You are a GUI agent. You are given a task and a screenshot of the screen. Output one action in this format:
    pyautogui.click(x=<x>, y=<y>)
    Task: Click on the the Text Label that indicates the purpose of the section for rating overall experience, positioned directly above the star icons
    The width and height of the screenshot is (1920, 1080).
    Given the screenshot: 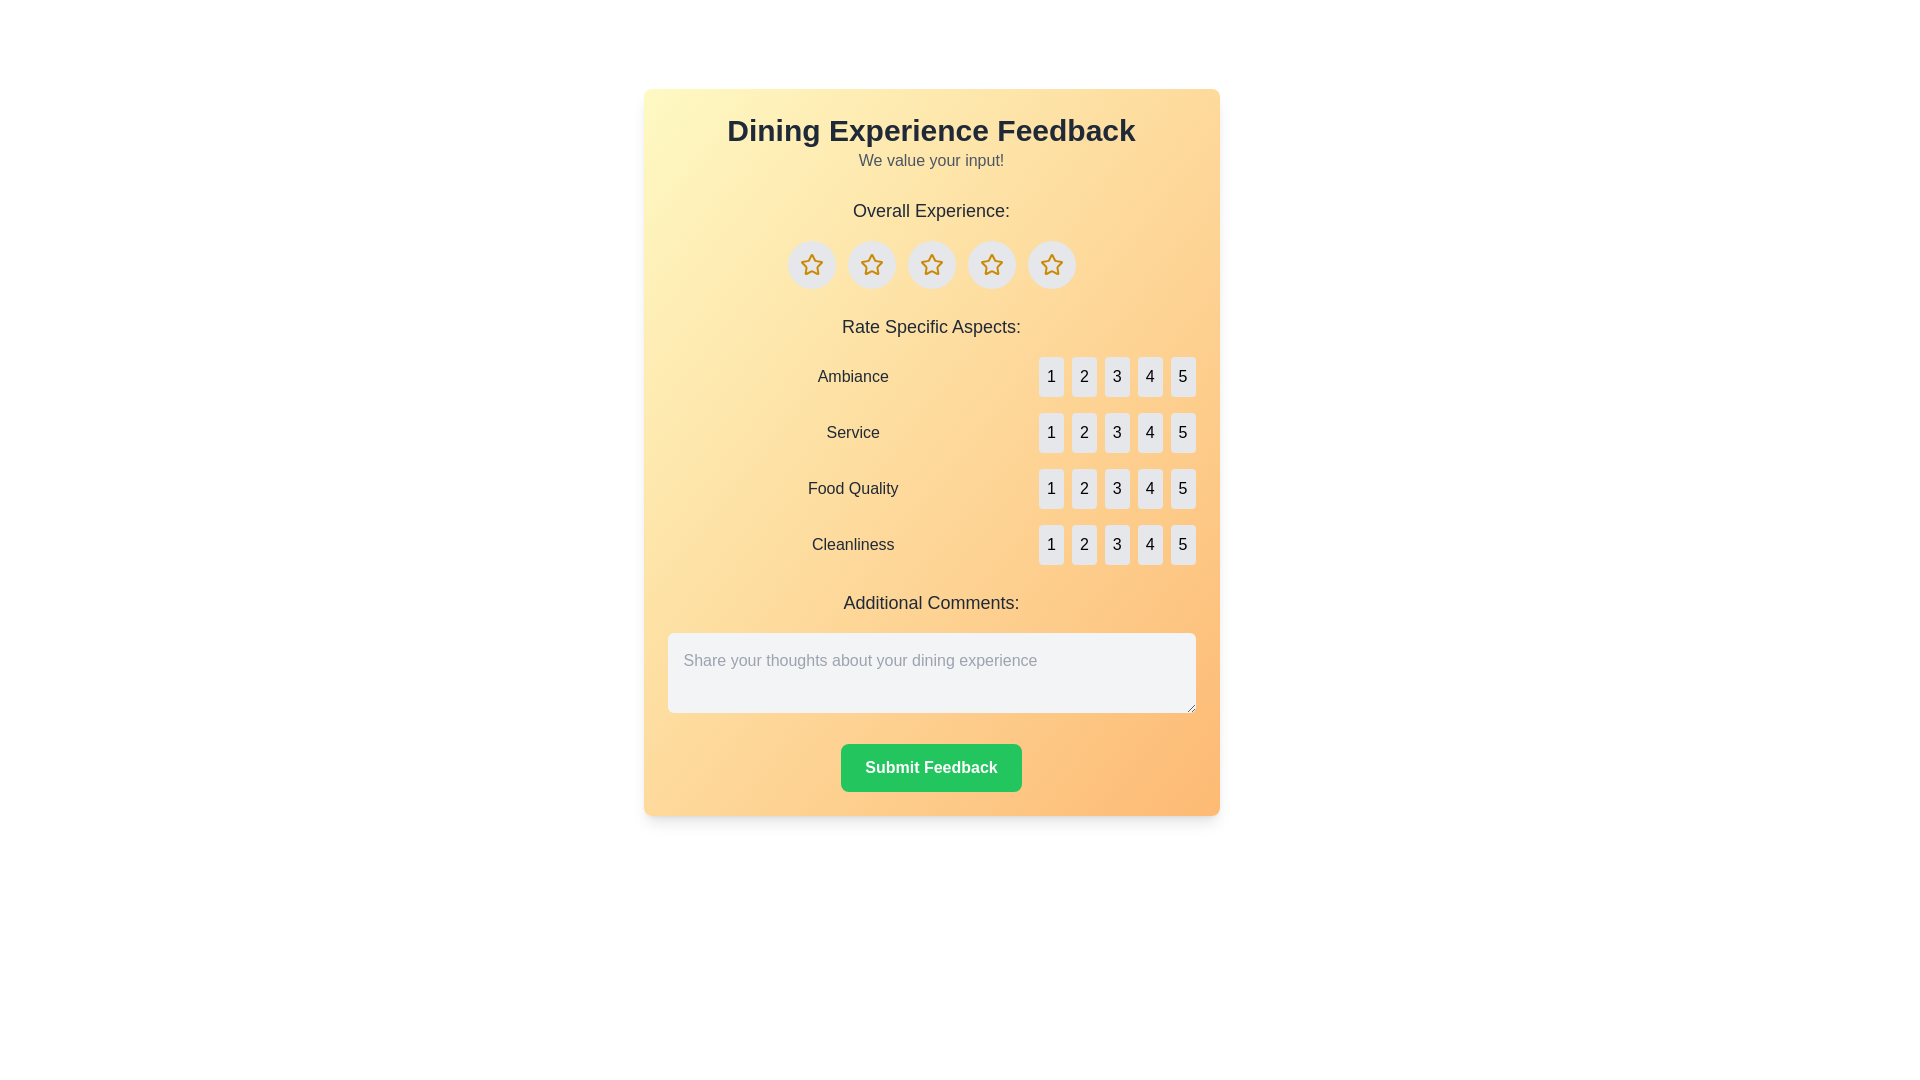 What is the action you would take?
    pyautogui.click(x=930, y=211)
    